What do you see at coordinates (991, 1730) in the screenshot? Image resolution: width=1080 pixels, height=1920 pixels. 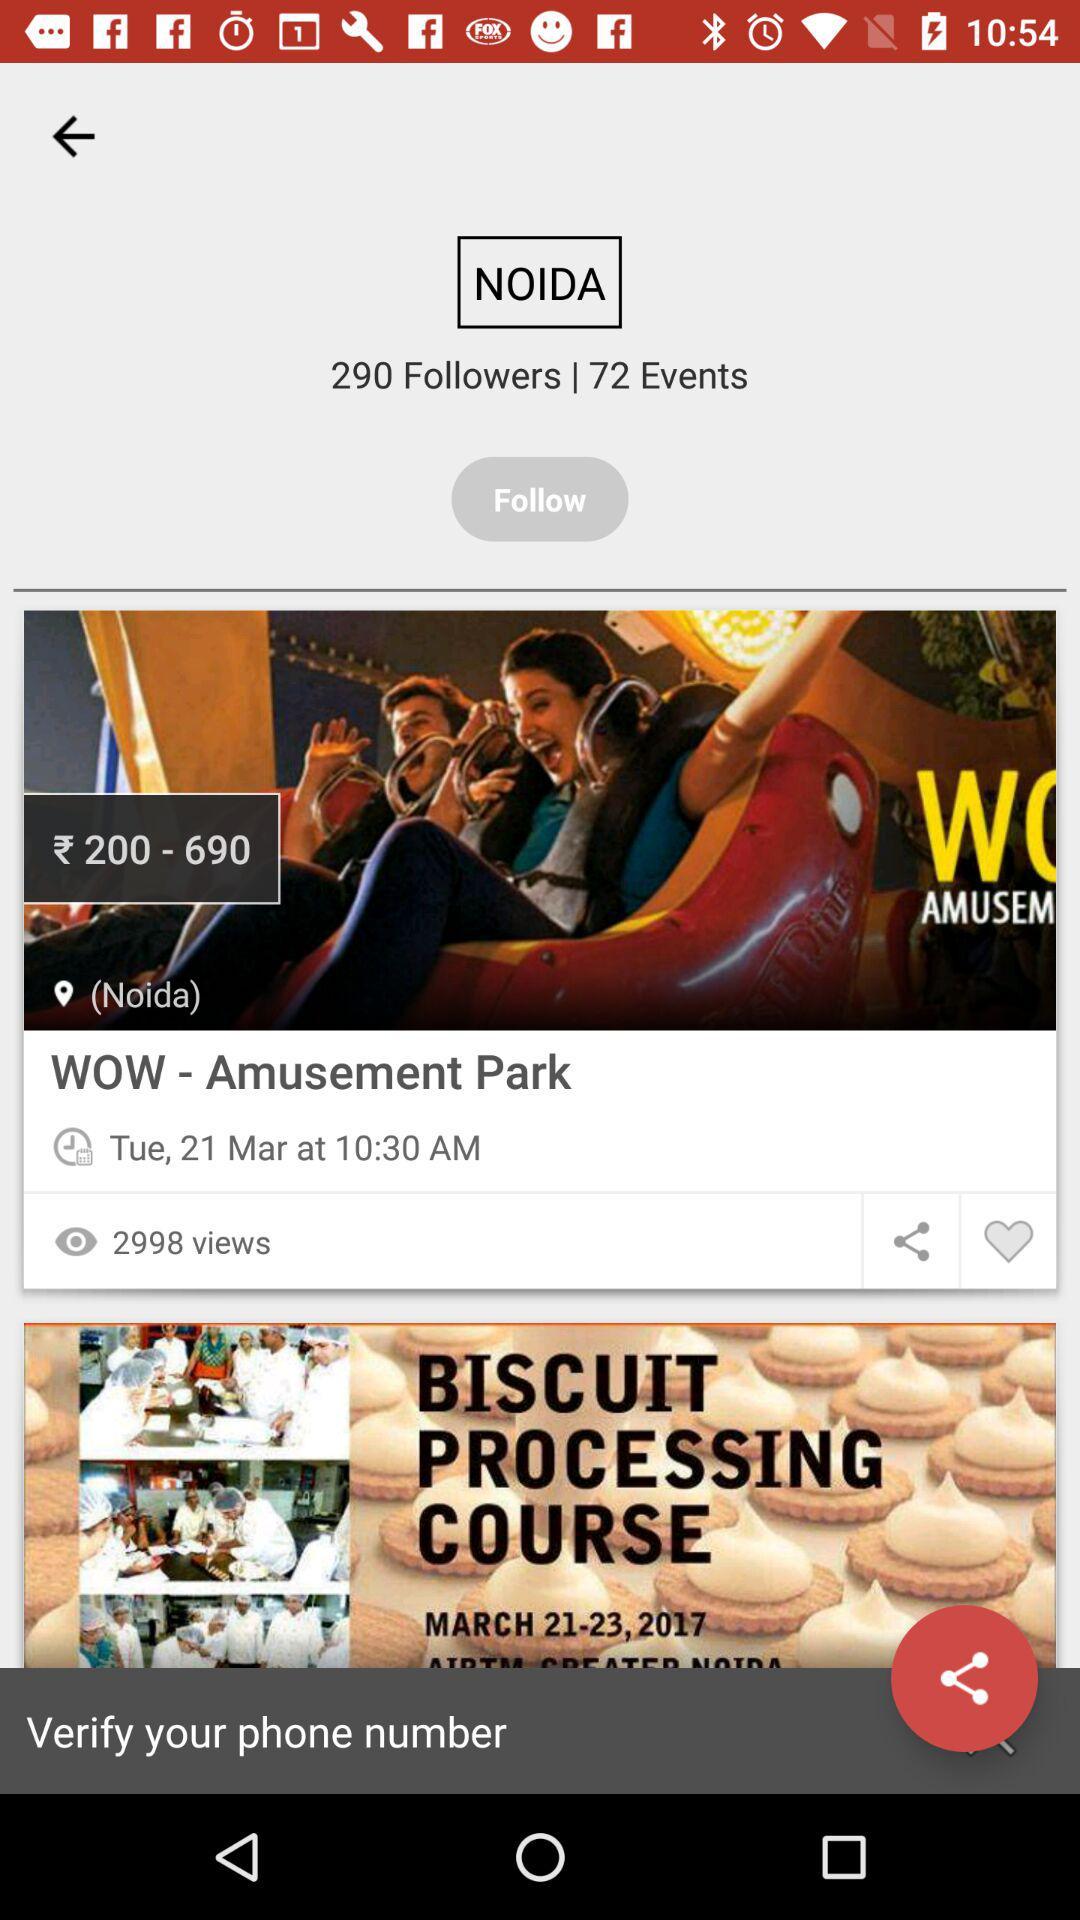 I see `the share icon which is at the bottom right corner` at bounding box center [991, 1730].